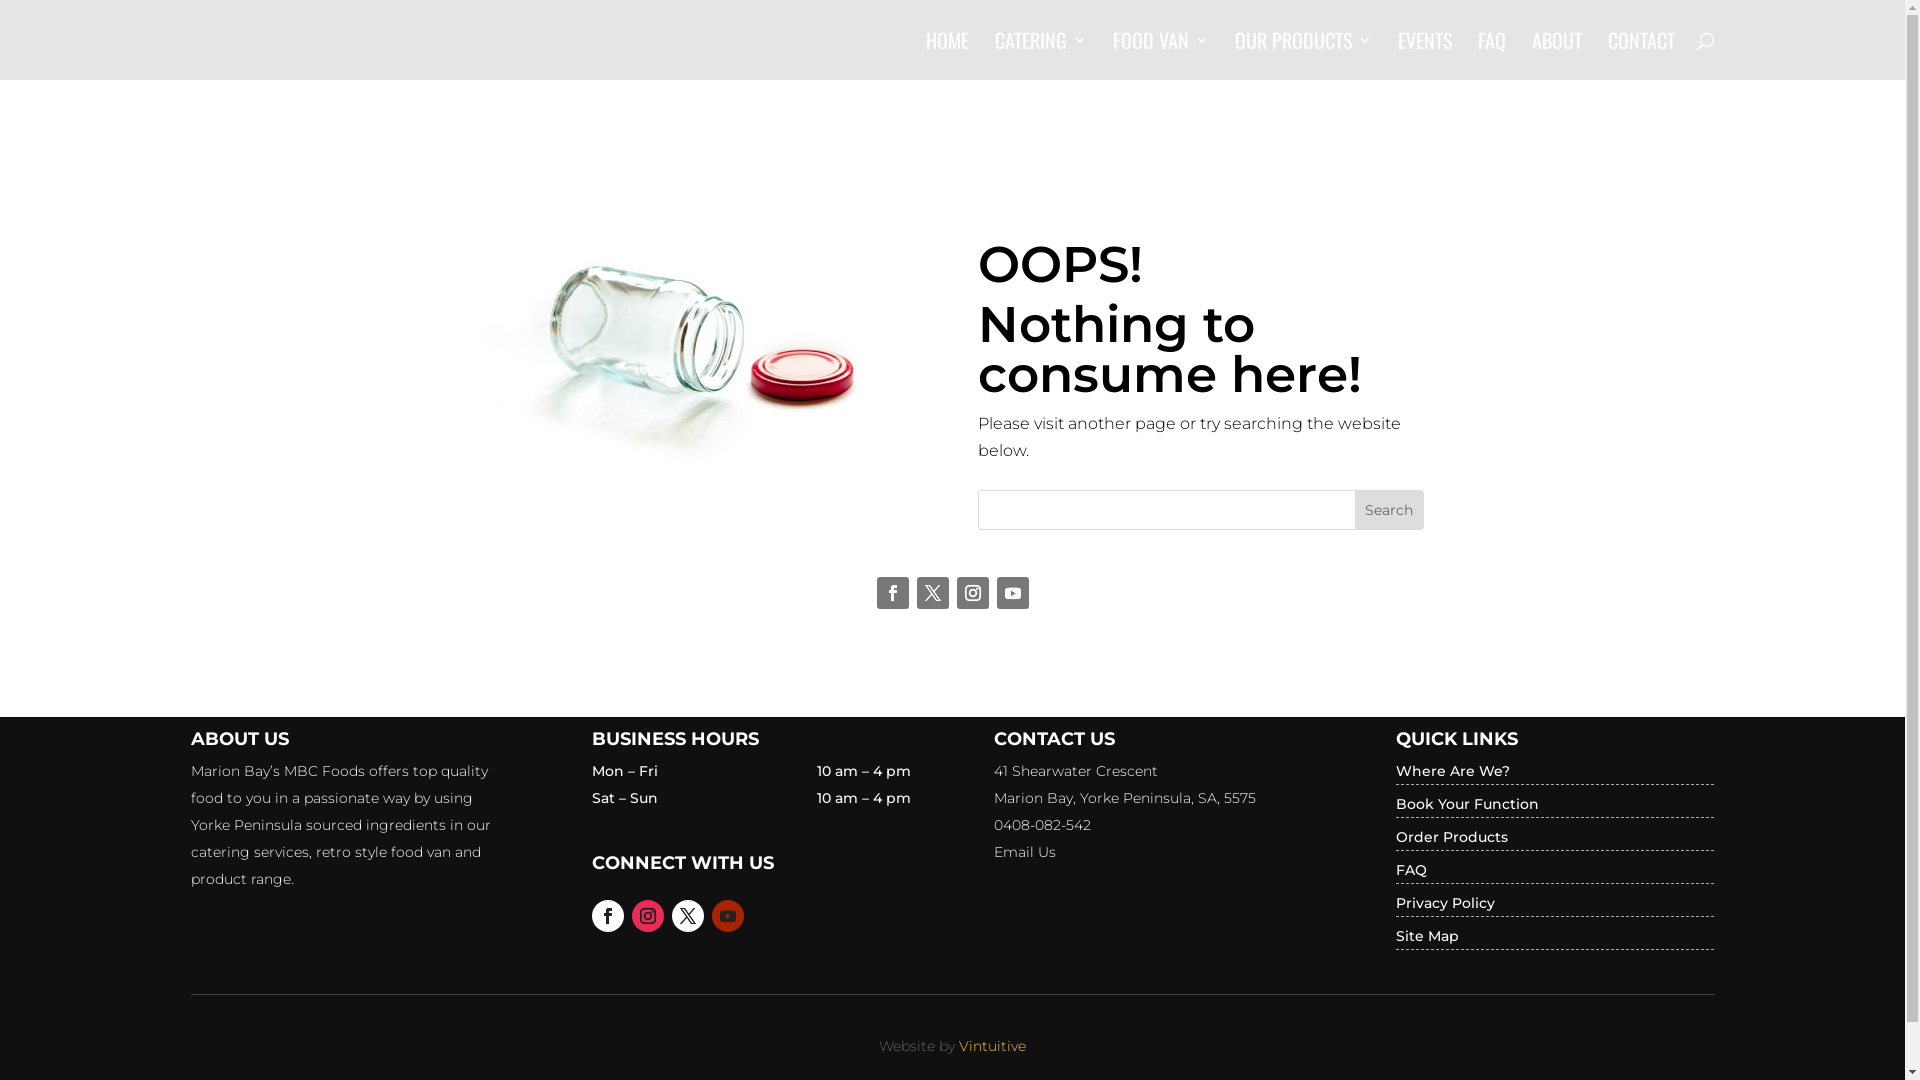  What do you see at coordinates (1641, 55) in the screenshot?
I see `'CONTACT'` at bounding box center [1641, 55].